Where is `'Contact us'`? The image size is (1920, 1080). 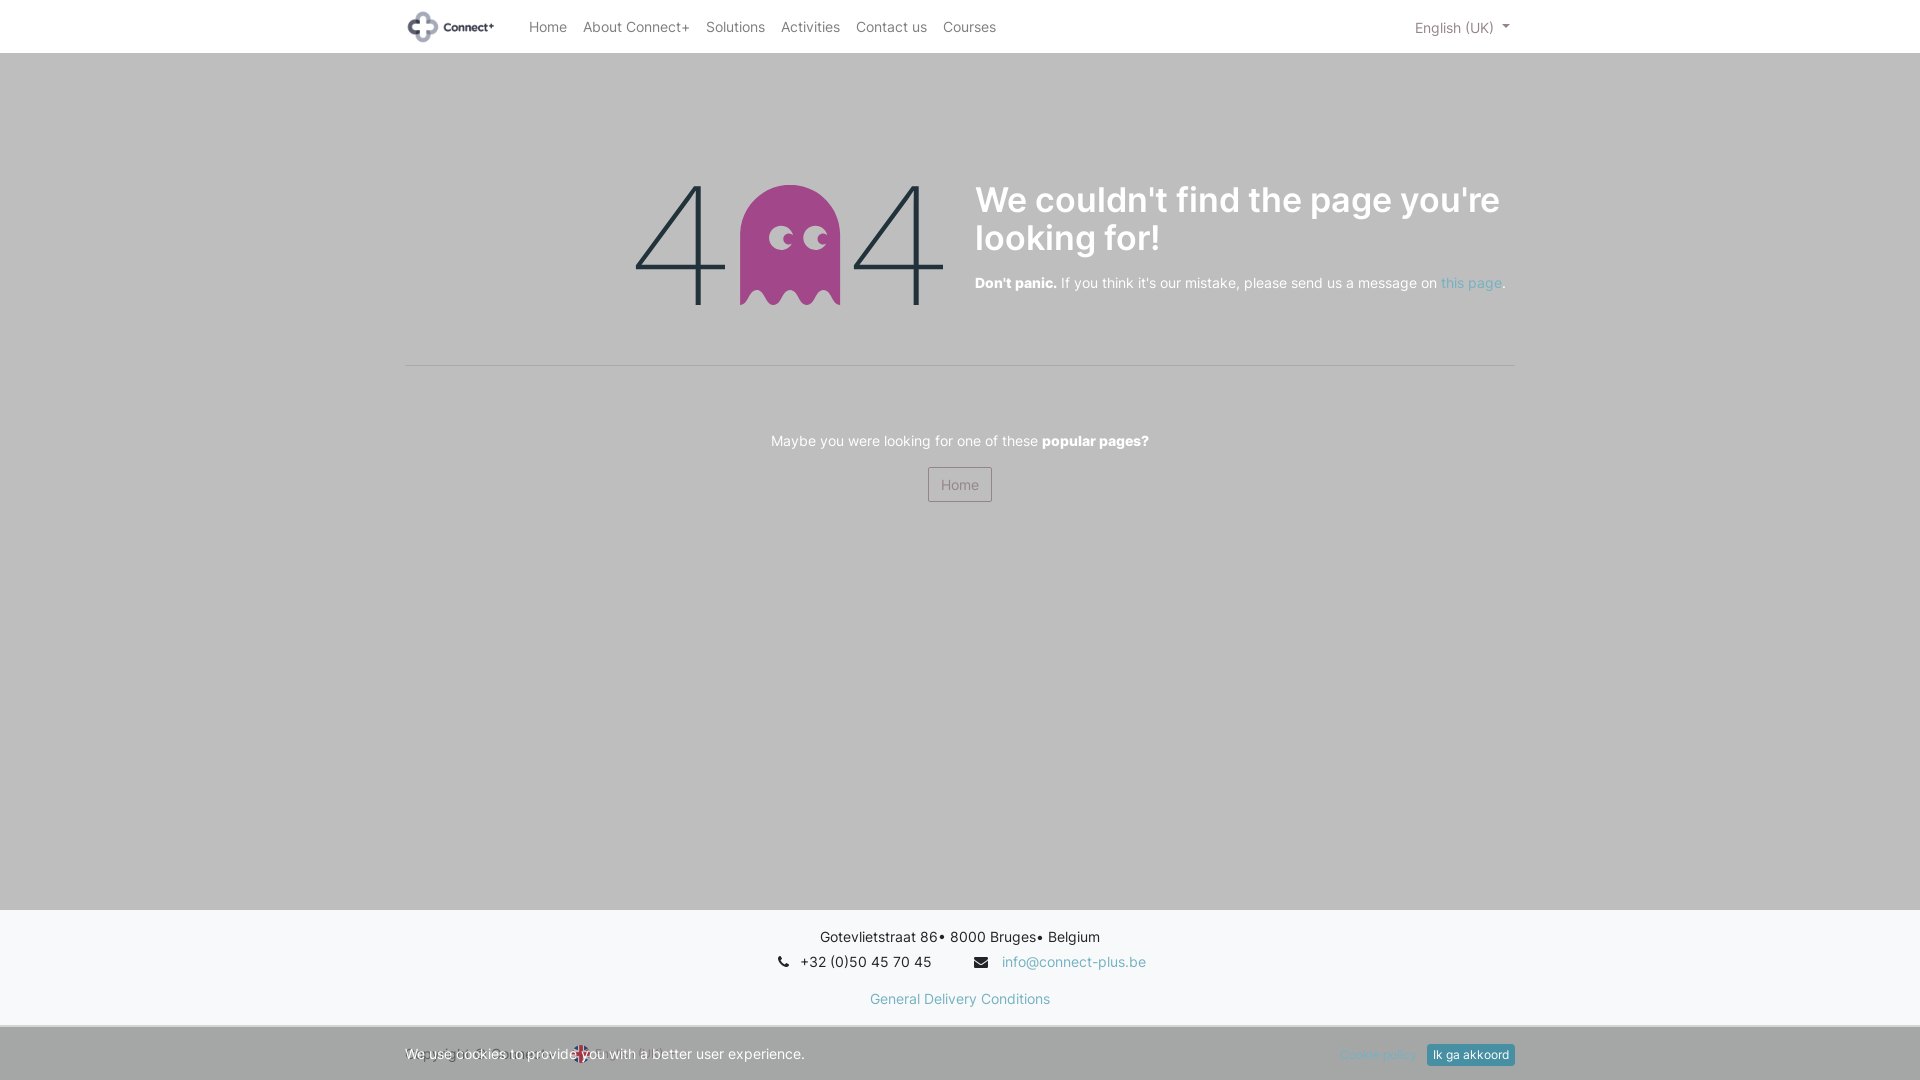 'Contact us' is located at coordinates (890, 26).